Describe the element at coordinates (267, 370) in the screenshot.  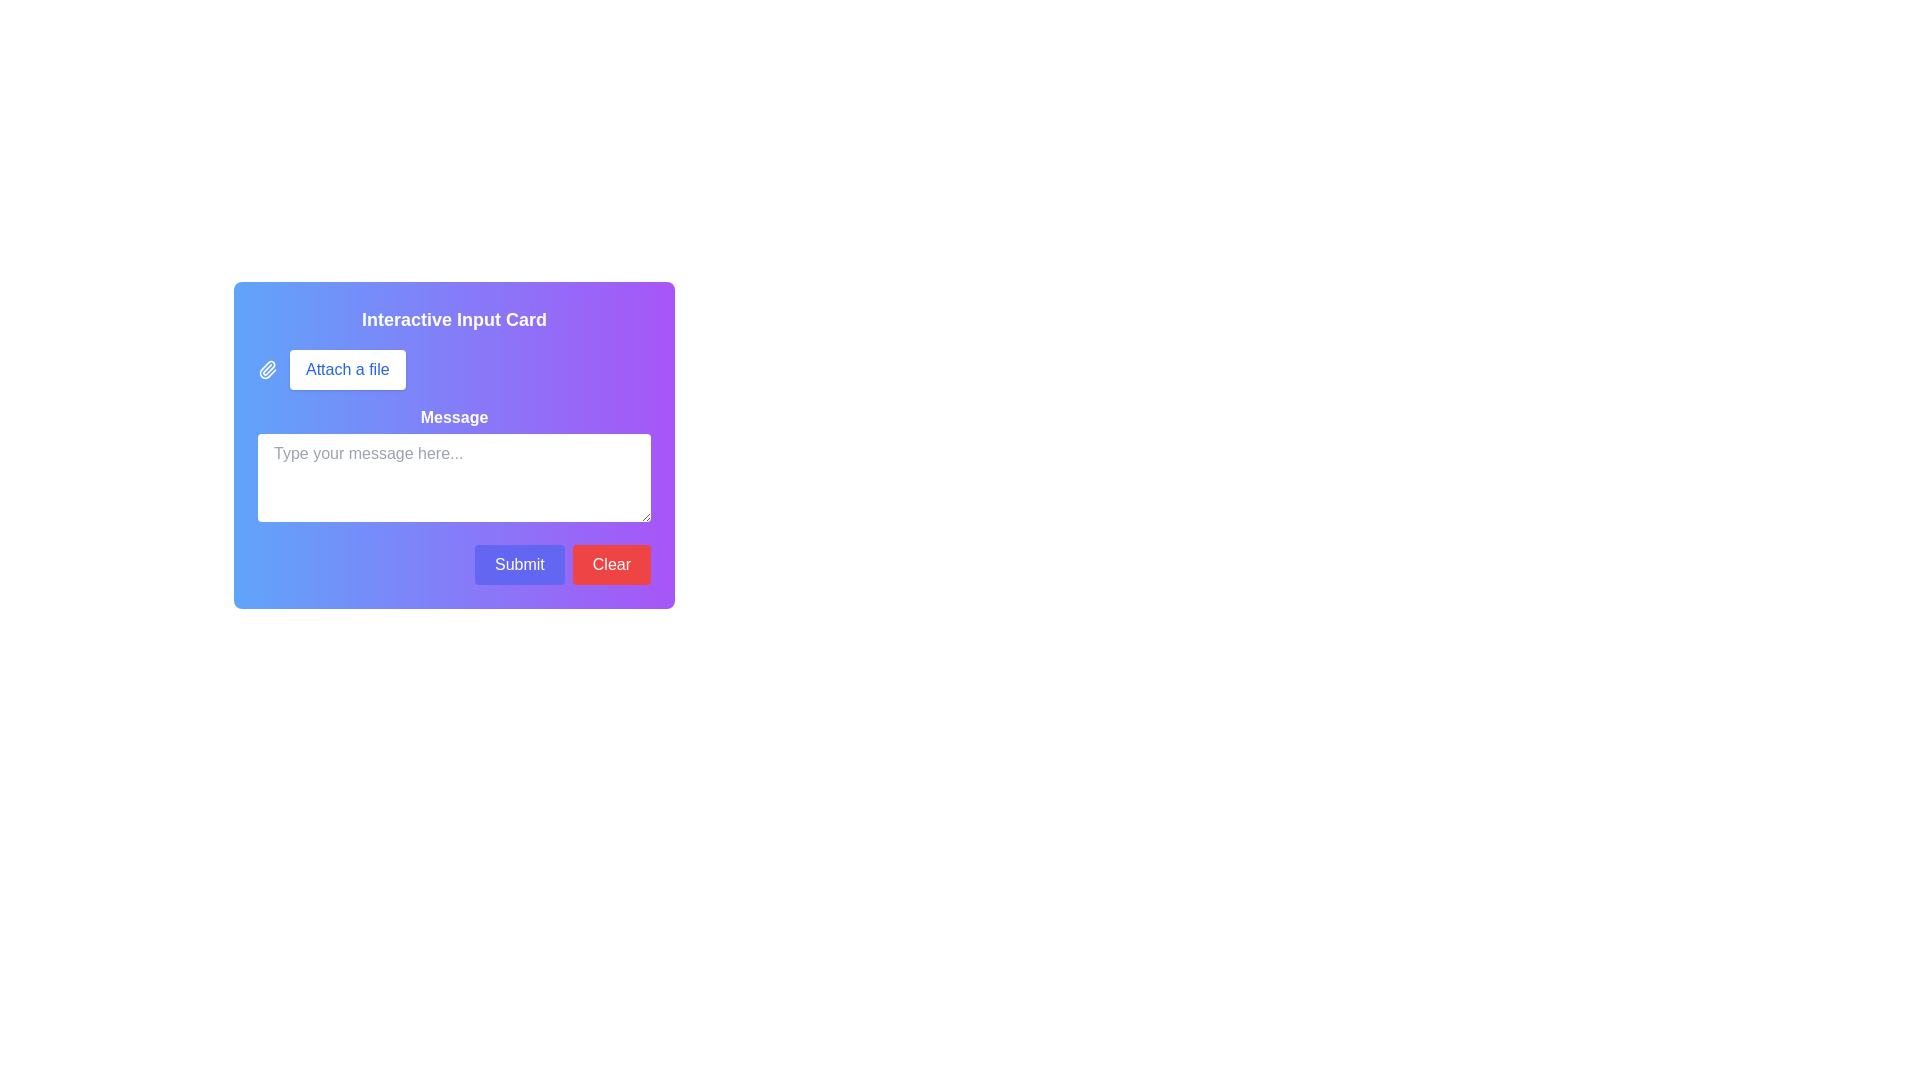
I see `the paperclip icon, which is designed as a simple line-art style drawing and is positioned to the left of the 'Attach a file' button` at that location.